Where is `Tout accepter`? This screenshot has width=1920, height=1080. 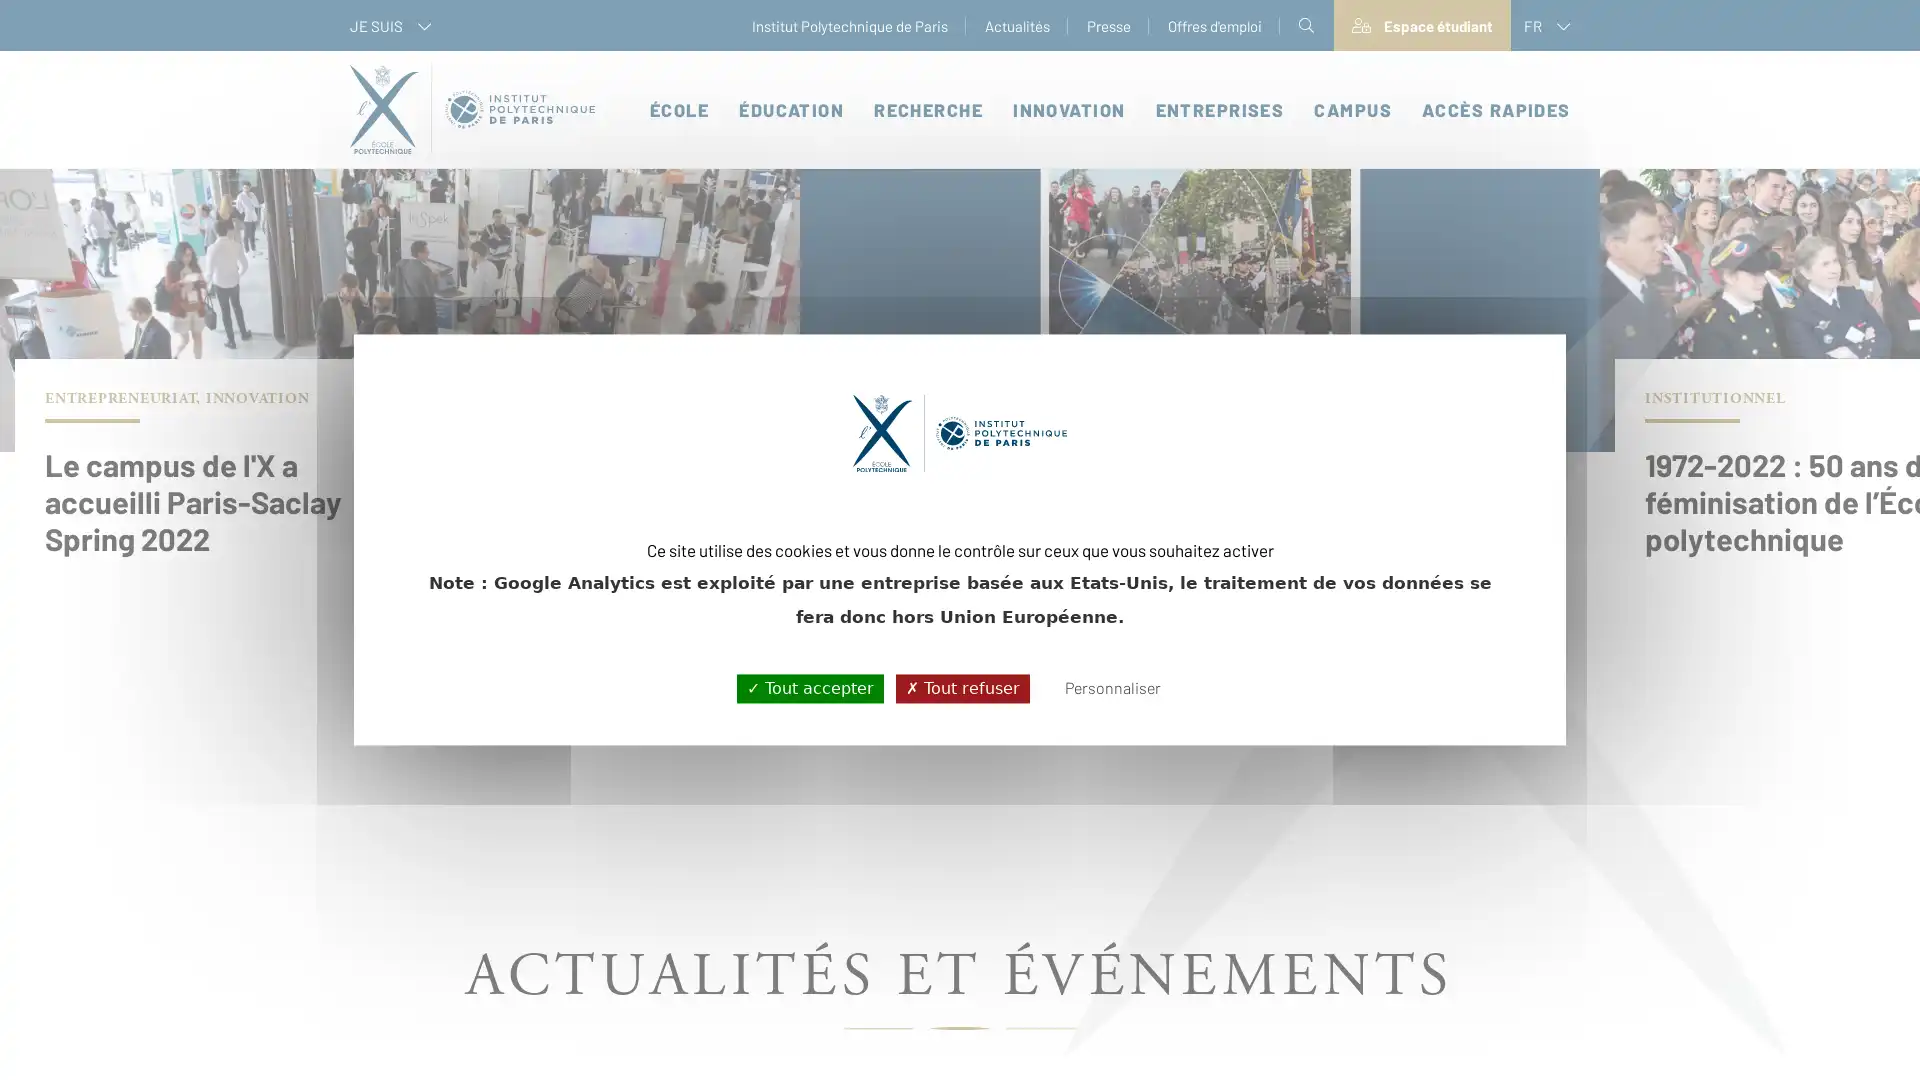 Tout accepter is located at coordinates (809, 687).